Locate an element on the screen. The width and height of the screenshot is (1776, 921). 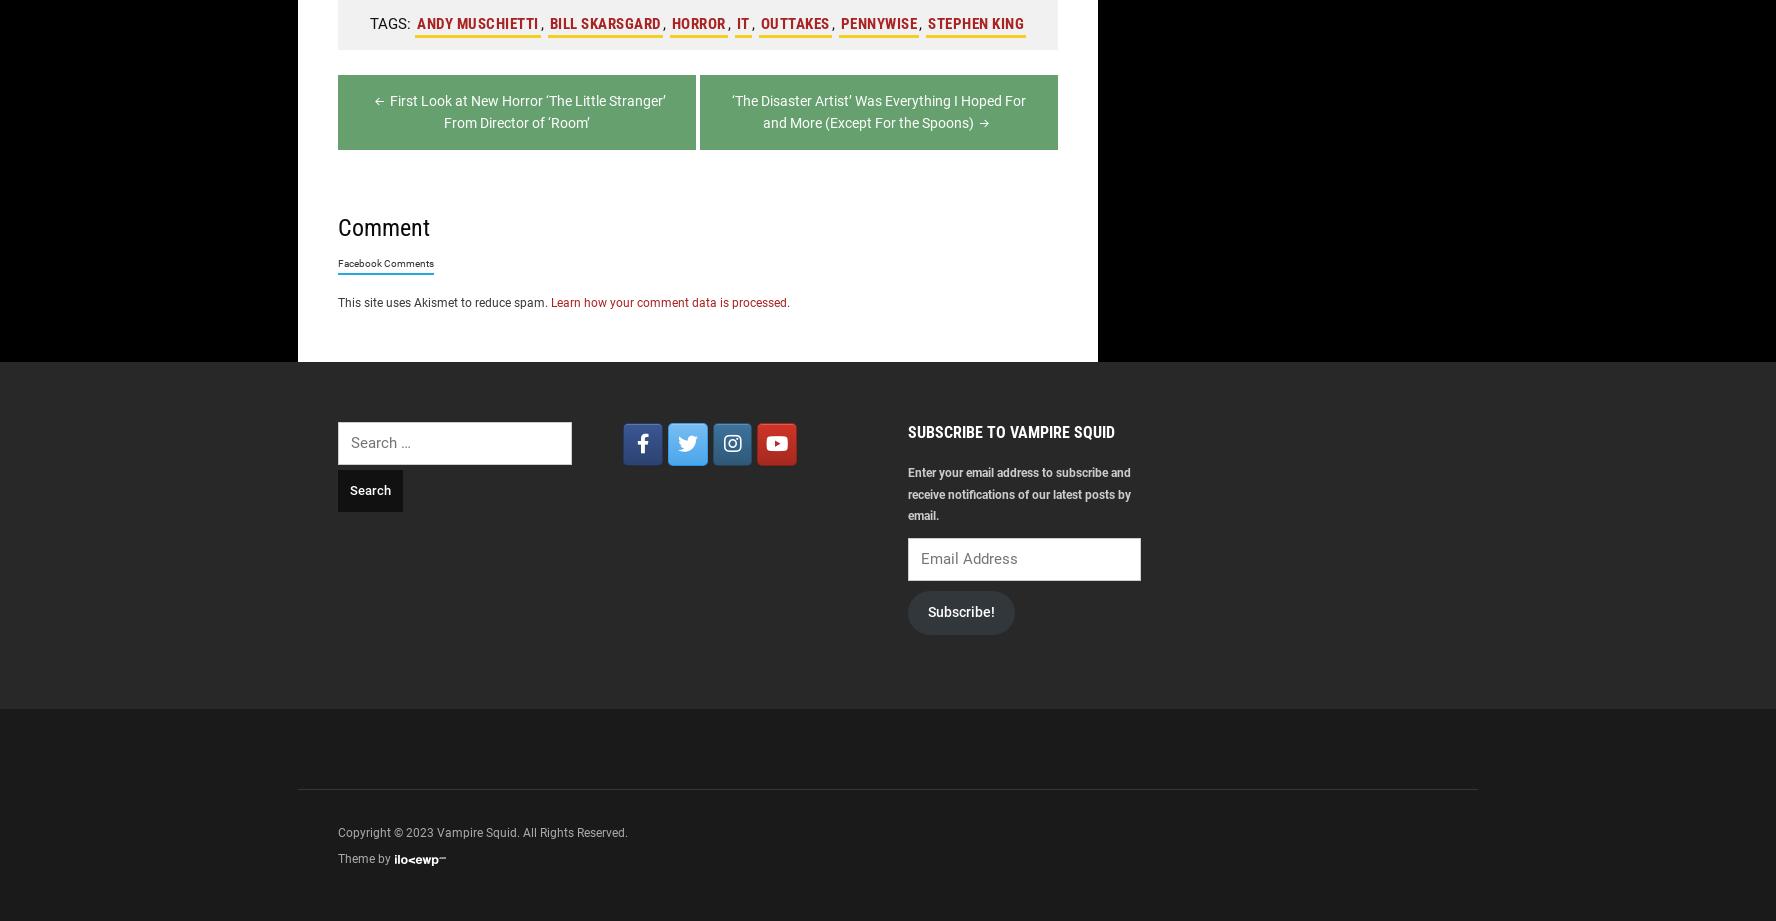
'Copyright © 2023 Vampire Squid. All Rights Reserved.' is located at coordinates (482, 831).